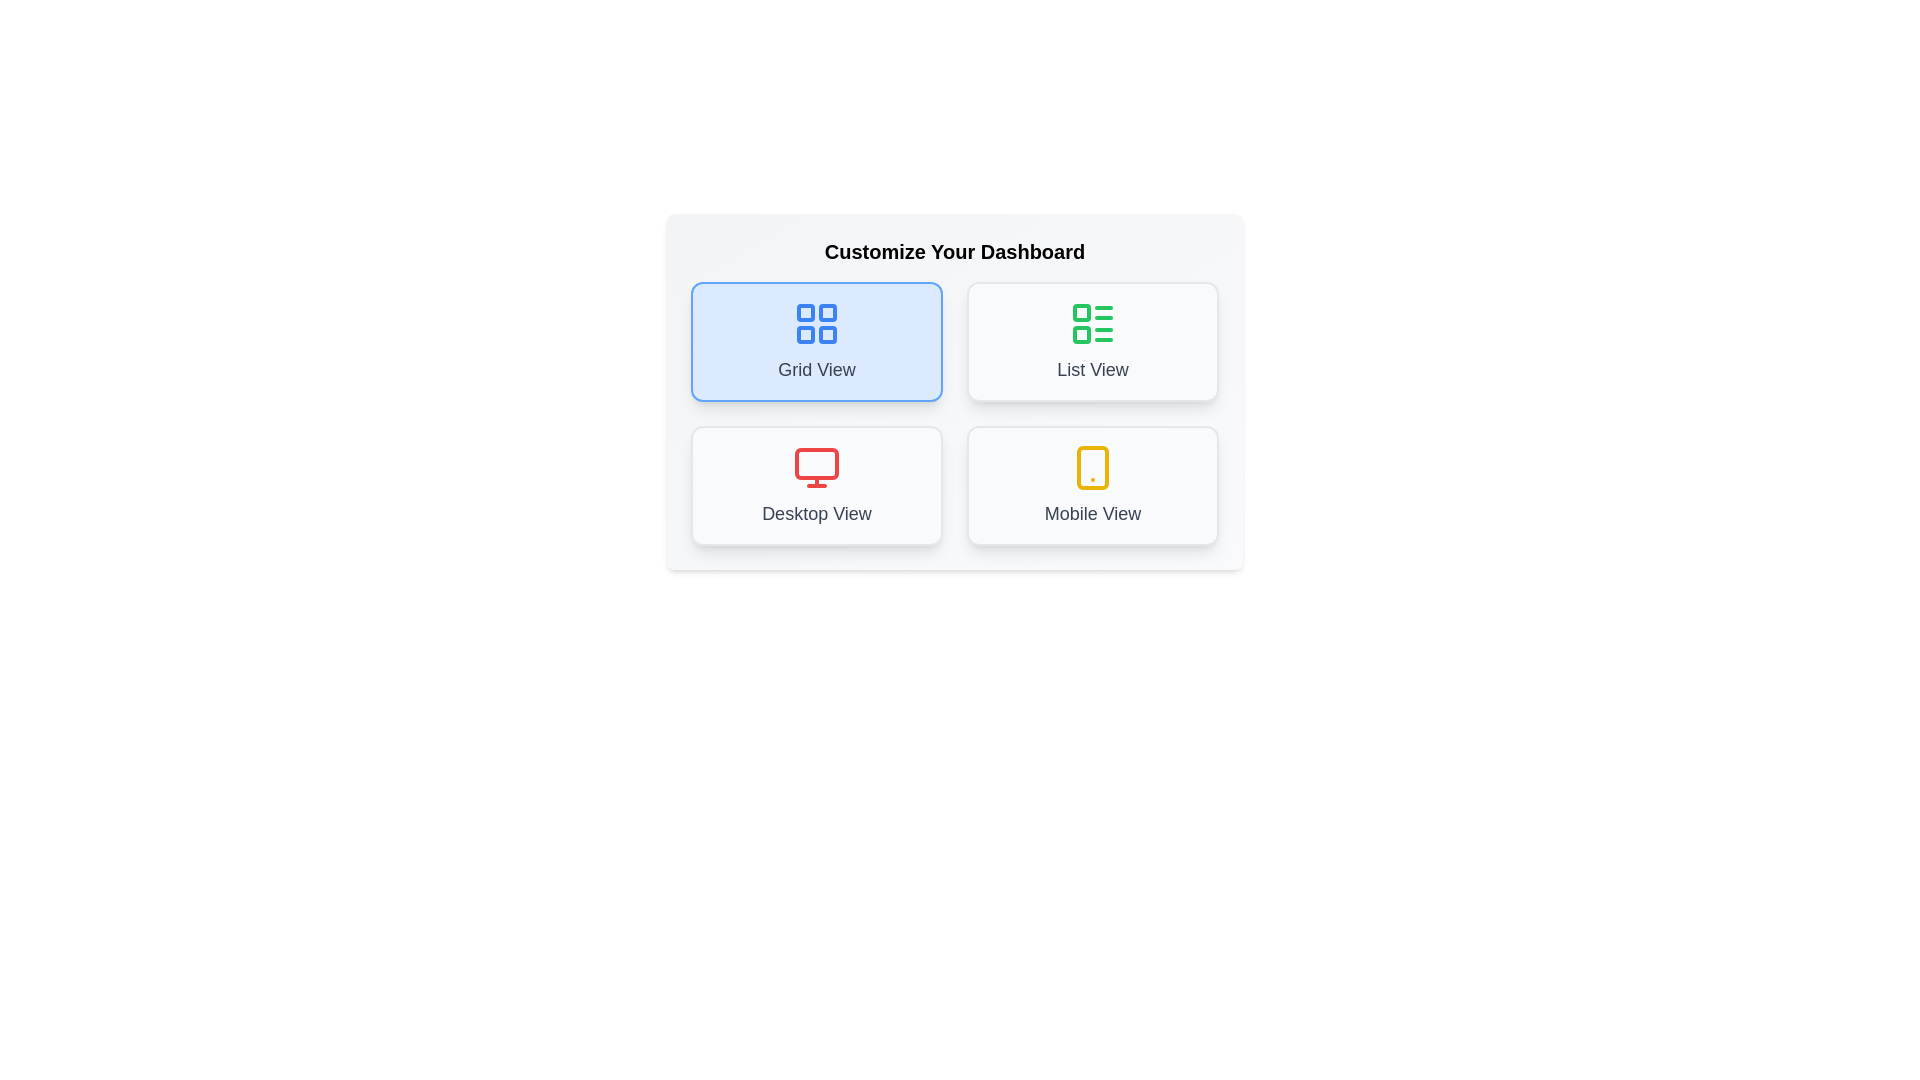  Describe the element at coordinates (1092, 341) in the screenshot. I see `the button corresponding to the layout List View` at that location.